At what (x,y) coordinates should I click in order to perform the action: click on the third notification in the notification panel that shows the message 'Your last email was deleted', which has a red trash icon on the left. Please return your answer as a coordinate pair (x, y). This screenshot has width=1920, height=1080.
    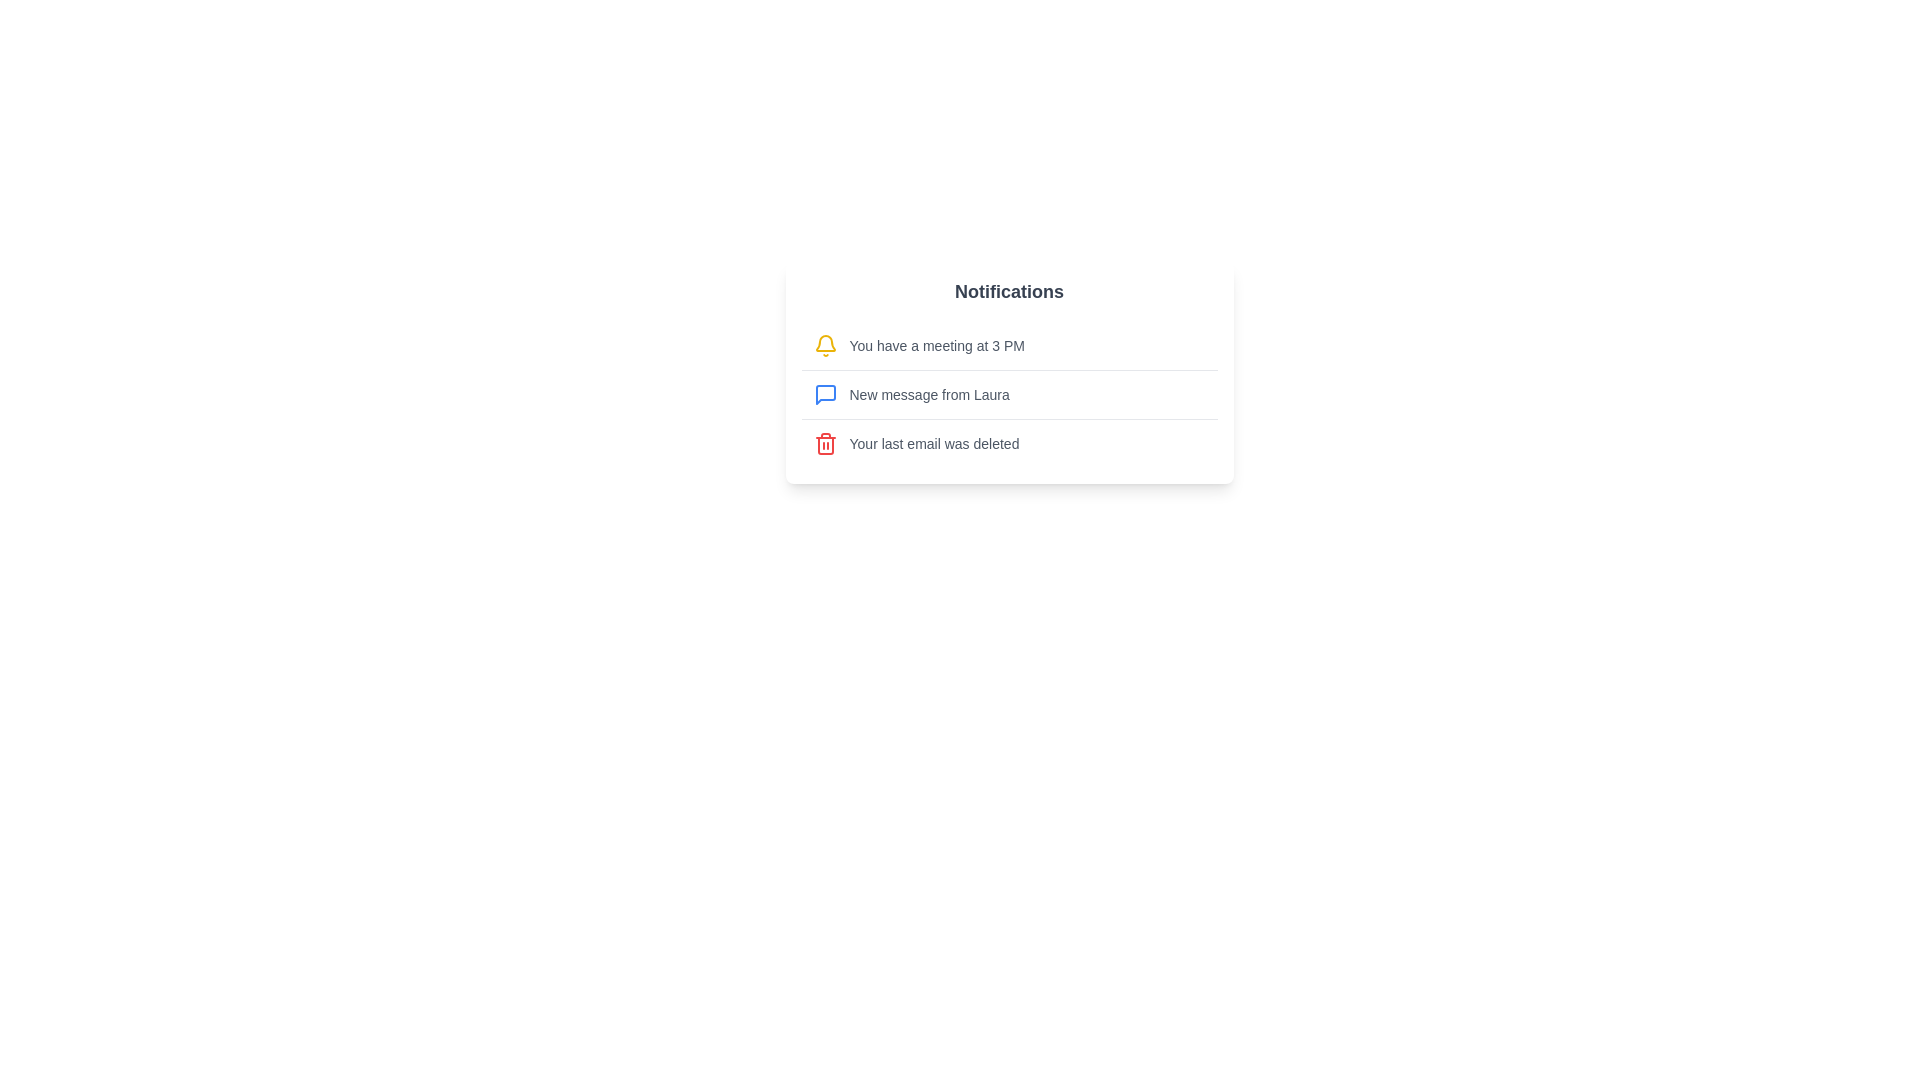
    Looking at the image, I should click on (1009, 442).